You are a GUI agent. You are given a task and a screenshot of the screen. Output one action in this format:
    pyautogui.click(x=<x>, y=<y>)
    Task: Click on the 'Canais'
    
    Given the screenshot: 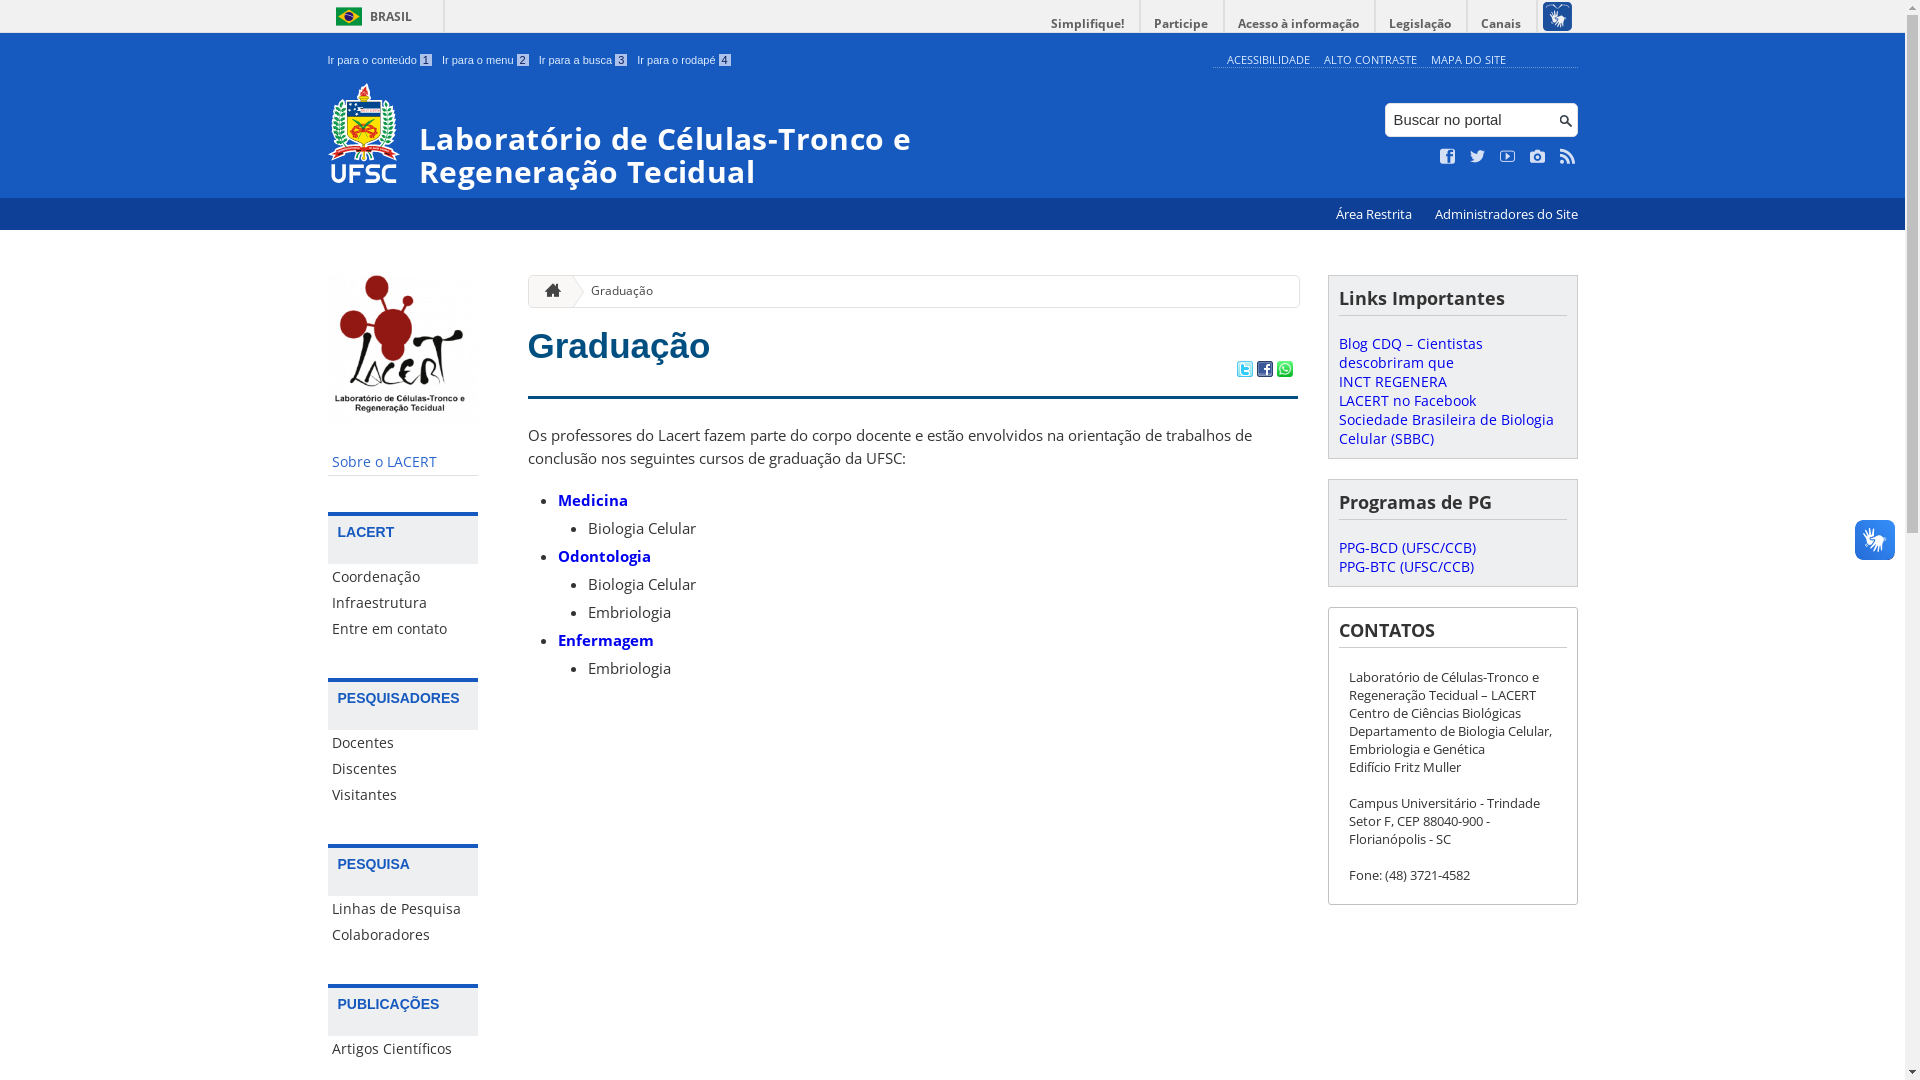 What is the action you would take?
    pyautogui.click(x=1502, y=23)
    